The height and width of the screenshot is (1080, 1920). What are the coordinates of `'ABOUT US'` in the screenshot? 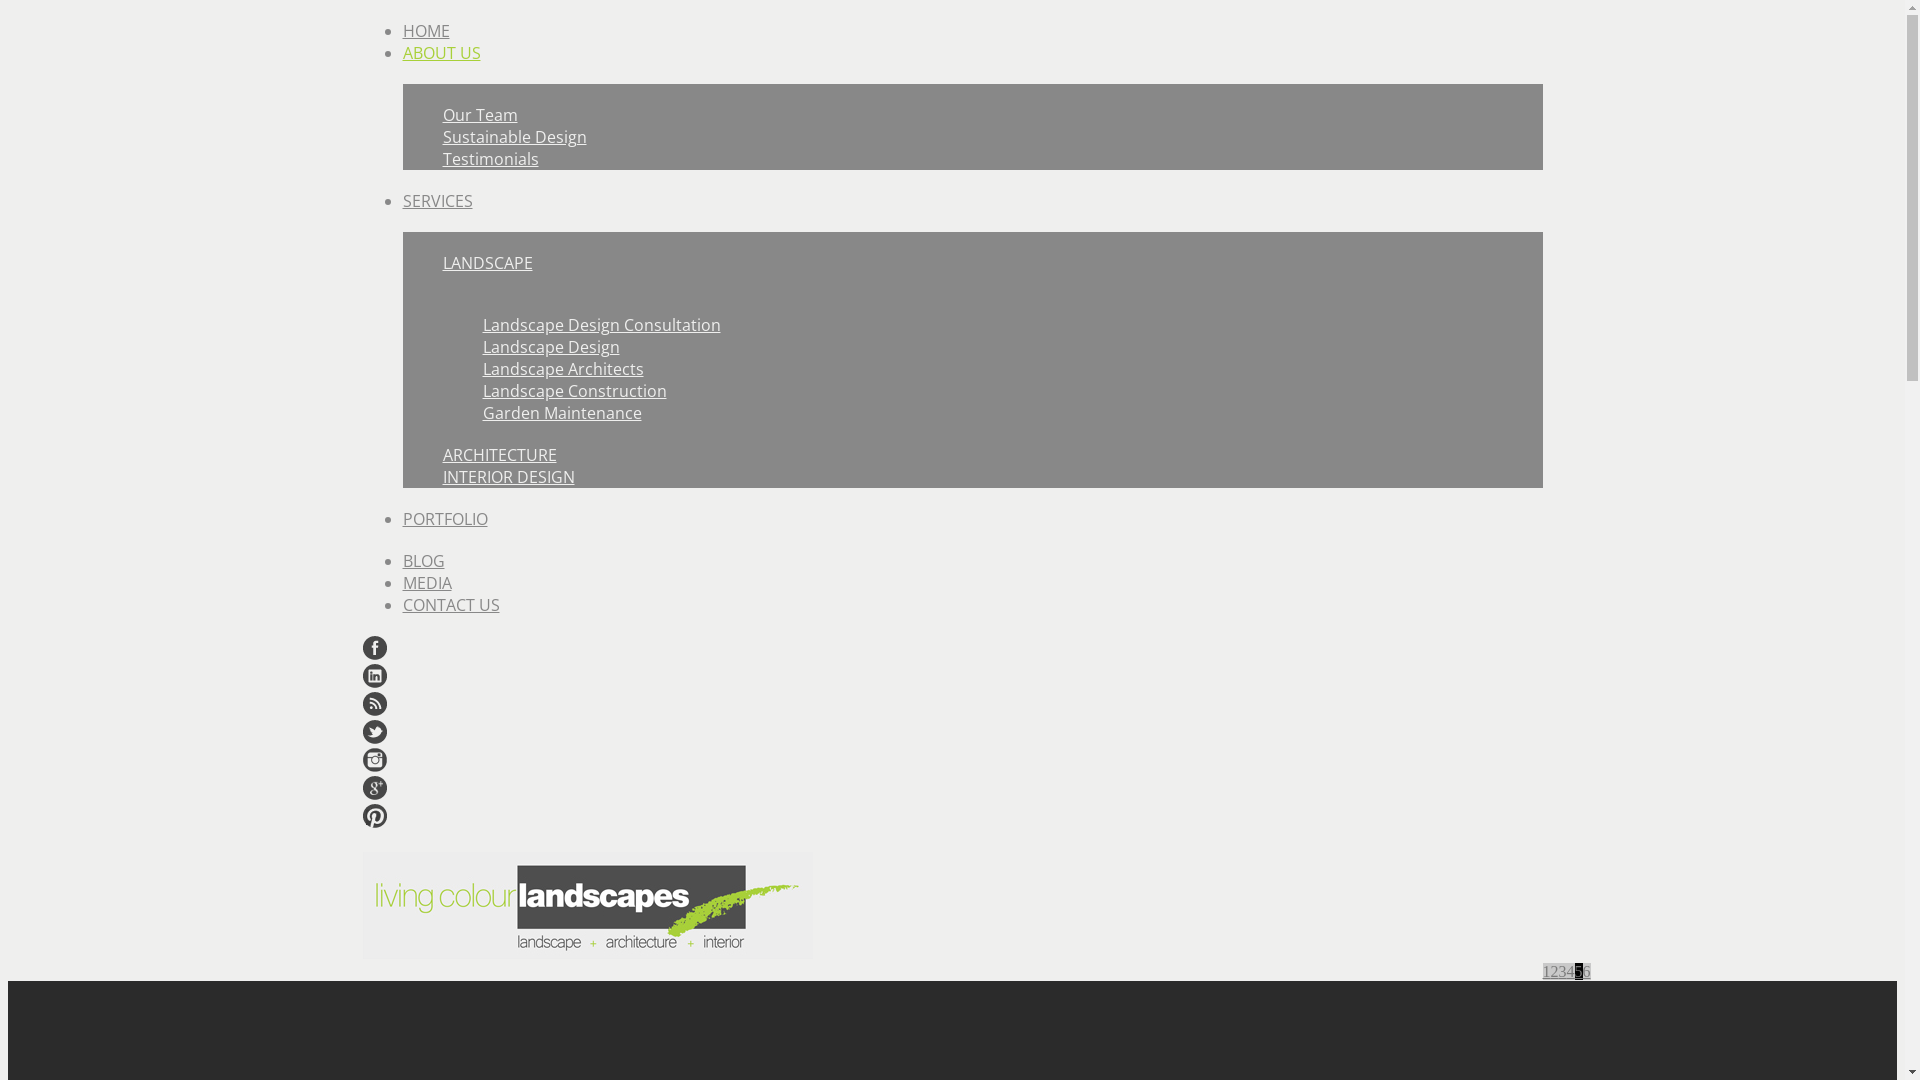 It's located at (440, 52).